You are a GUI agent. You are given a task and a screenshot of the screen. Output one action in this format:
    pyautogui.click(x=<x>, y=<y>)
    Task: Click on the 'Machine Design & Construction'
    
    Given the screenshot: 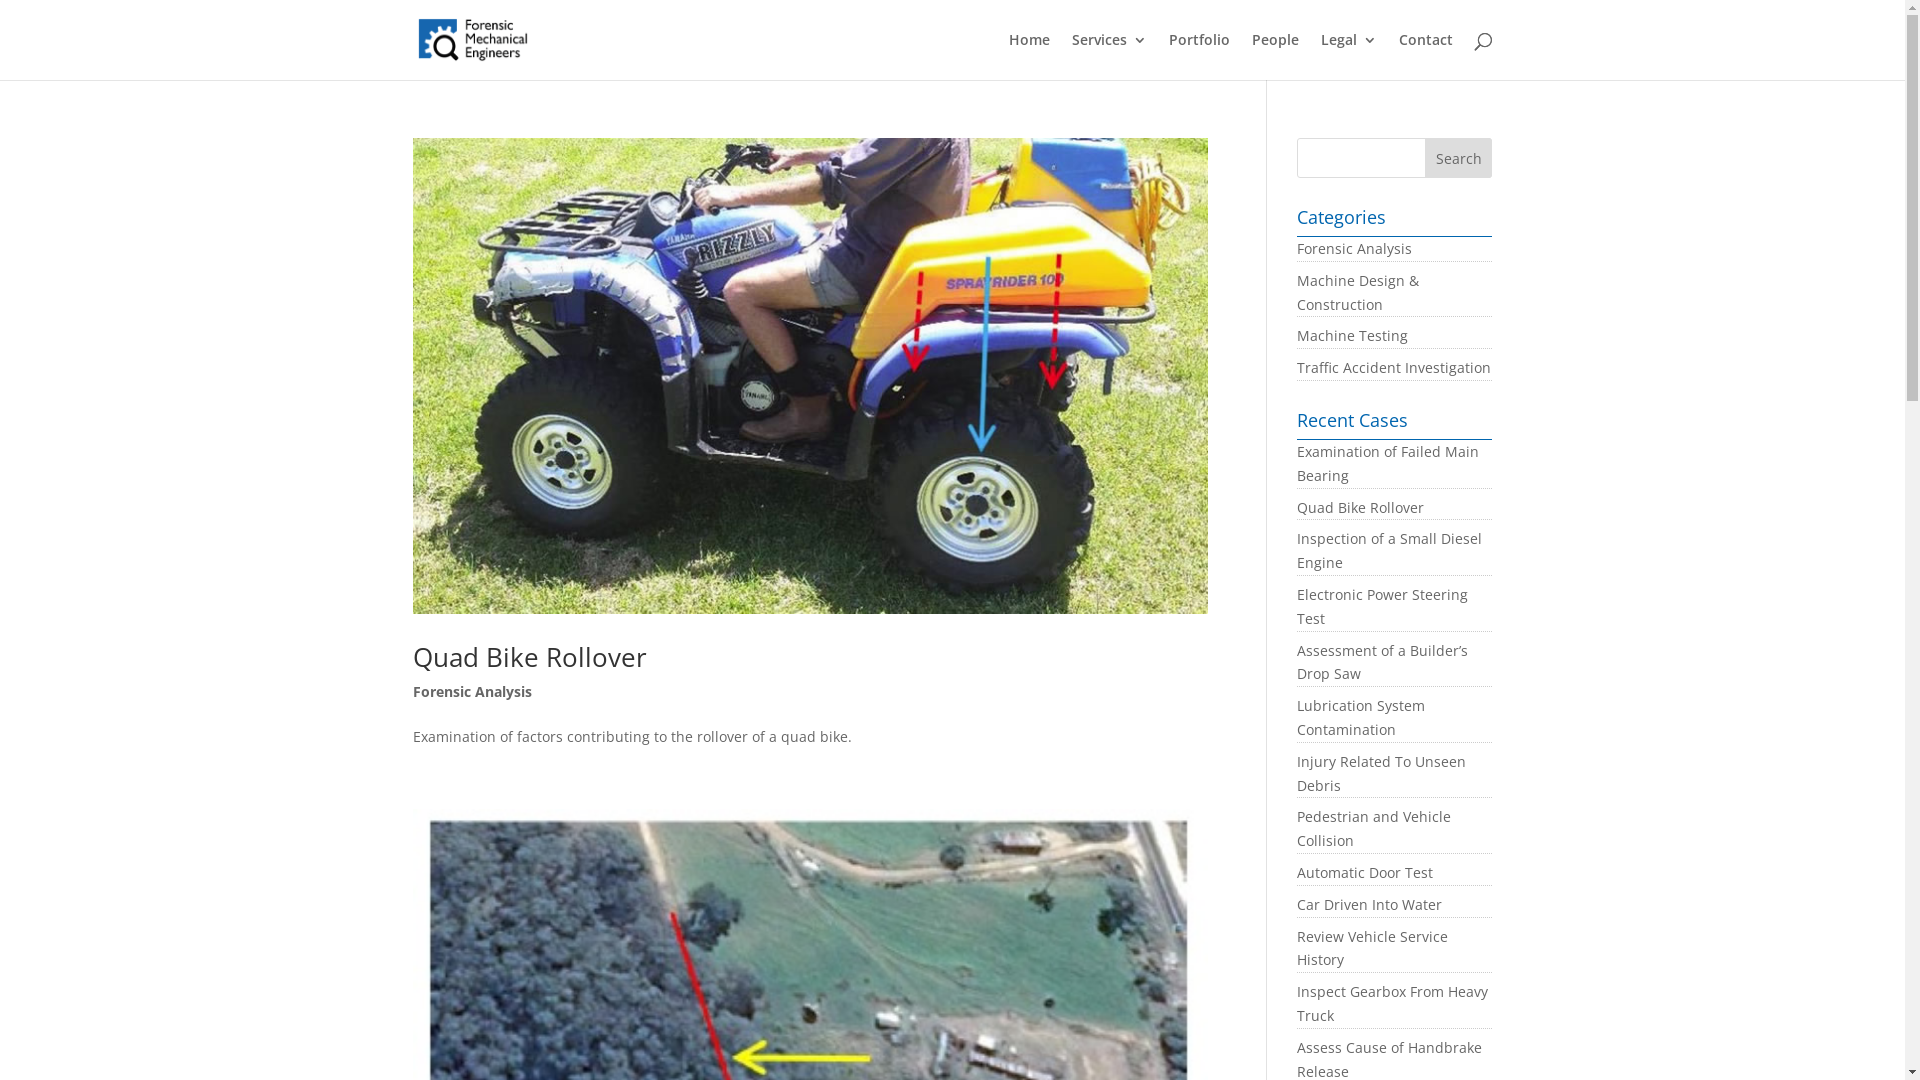 What is the action you would take?
    pyautogui.click(x=1358, y=292)
    